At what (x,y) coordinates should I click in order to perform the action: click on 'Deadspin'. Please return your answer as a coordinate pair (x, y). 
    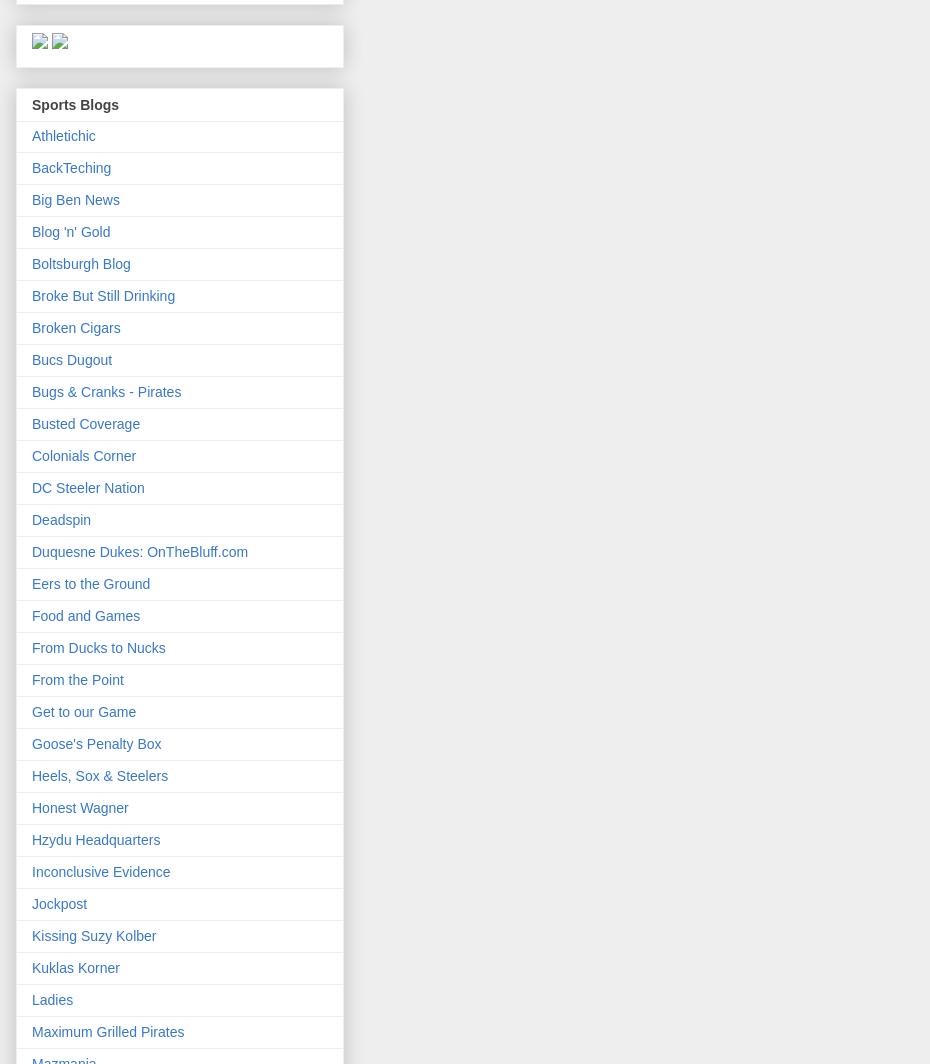
    Looking at the image, I should click on (60, 519).